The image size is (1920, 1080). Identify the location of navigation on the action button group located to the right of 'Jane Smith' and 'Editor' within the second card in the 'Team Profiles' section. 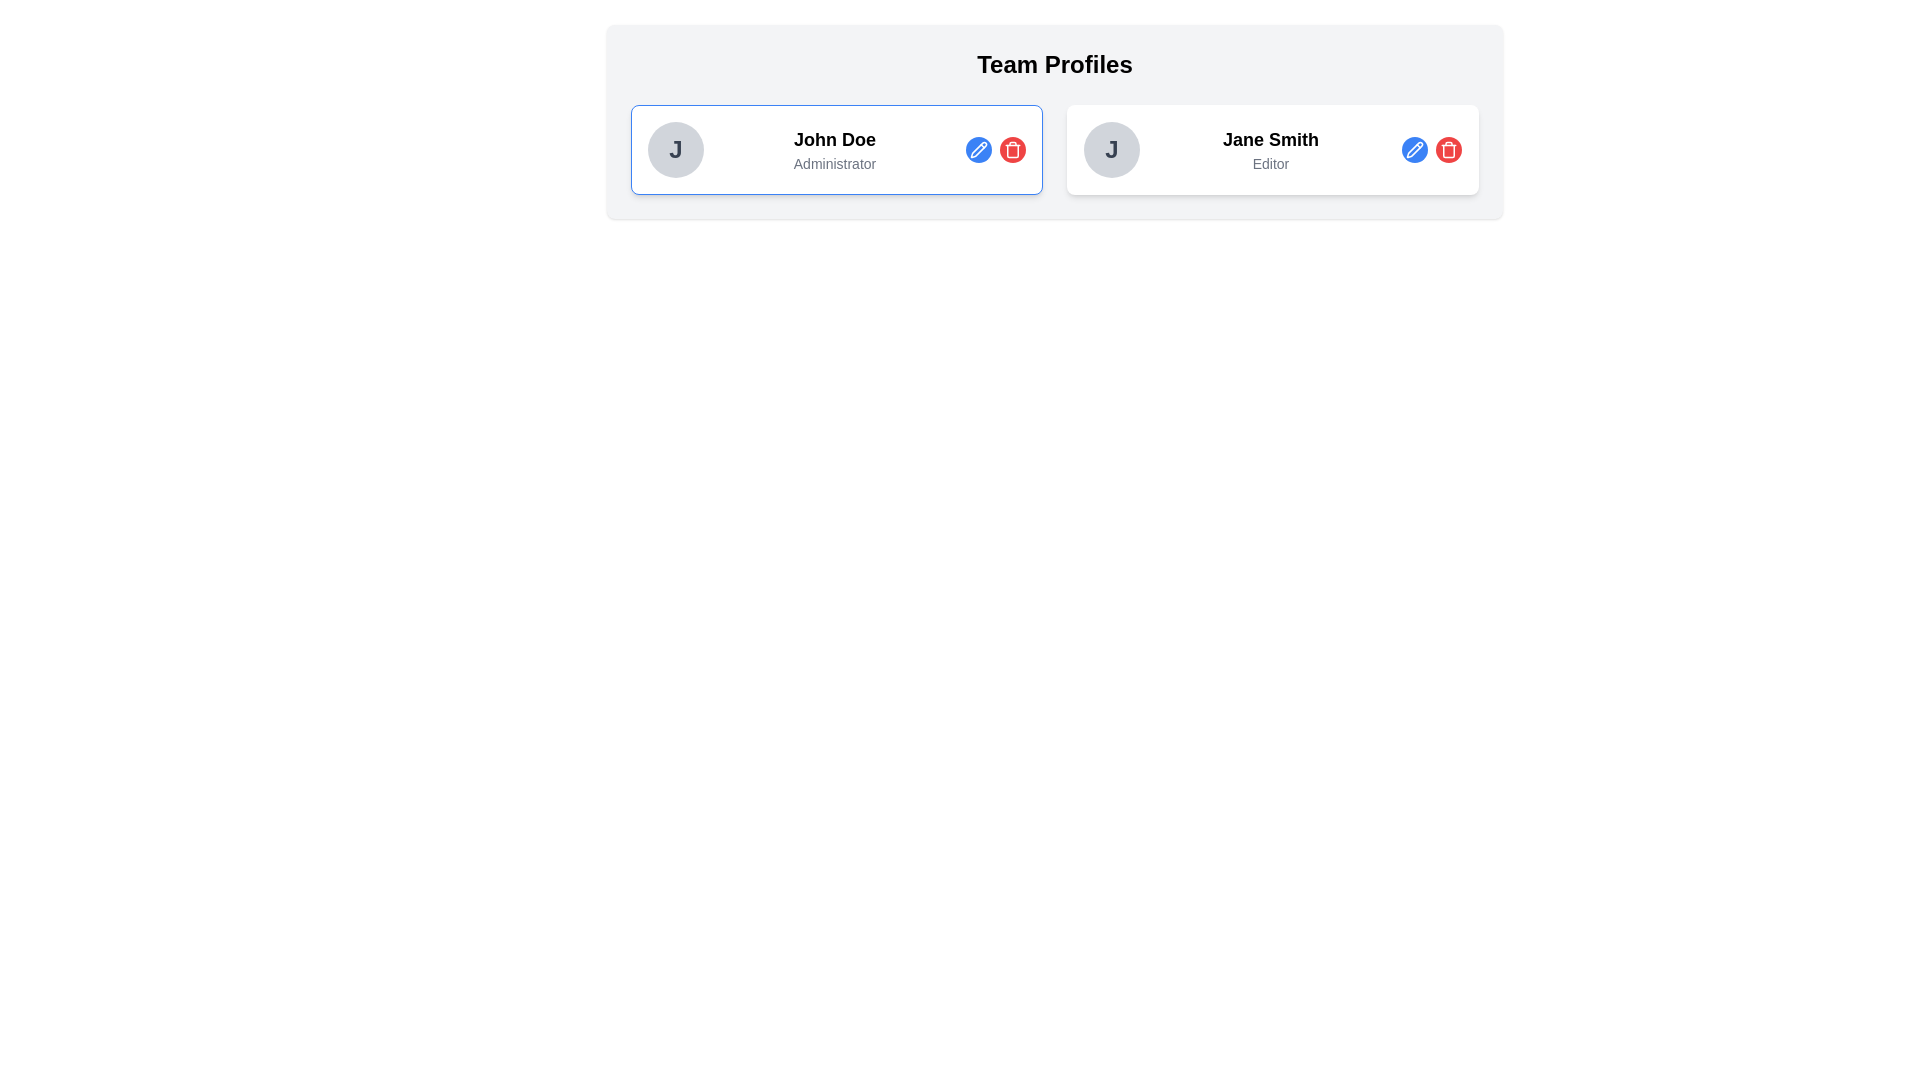
(1430, 149).